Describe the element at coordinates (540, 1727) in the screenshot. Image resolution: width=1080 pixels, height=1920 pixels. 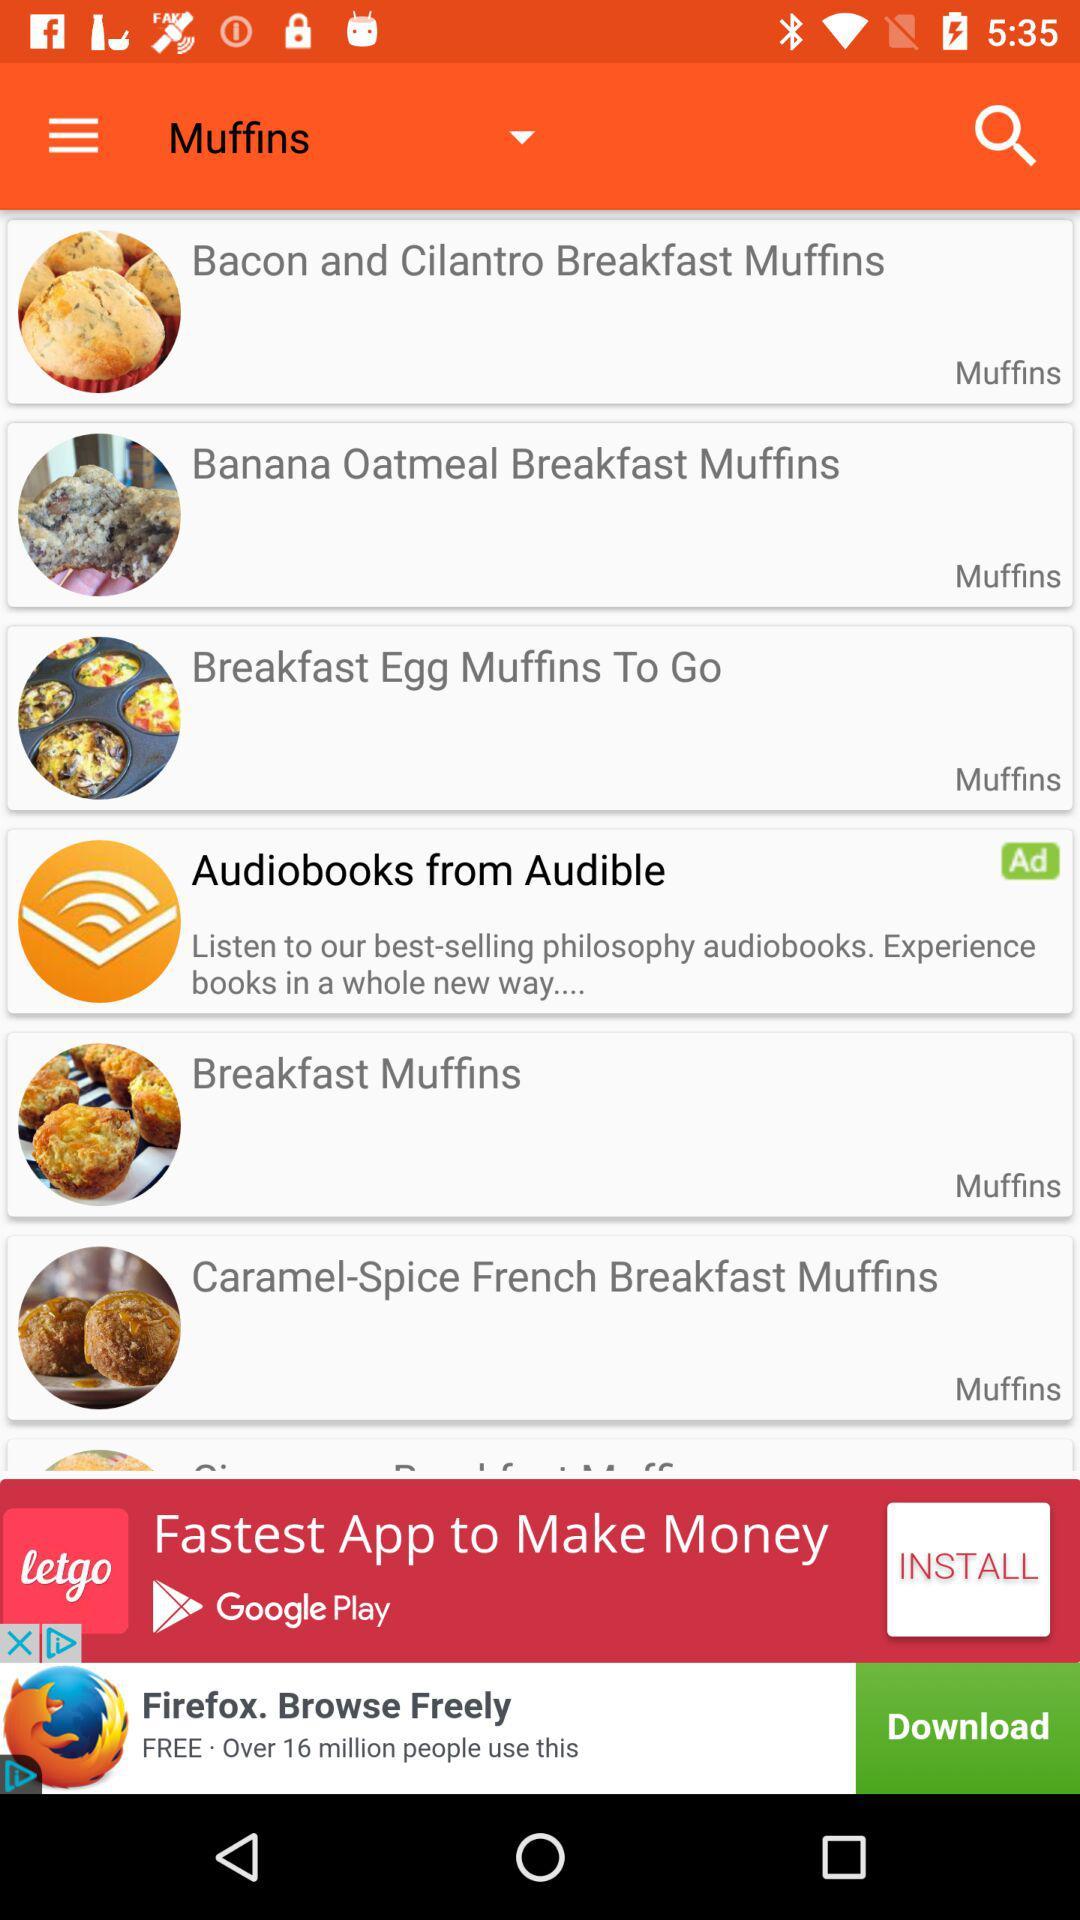
I see `adverisement` at that location.